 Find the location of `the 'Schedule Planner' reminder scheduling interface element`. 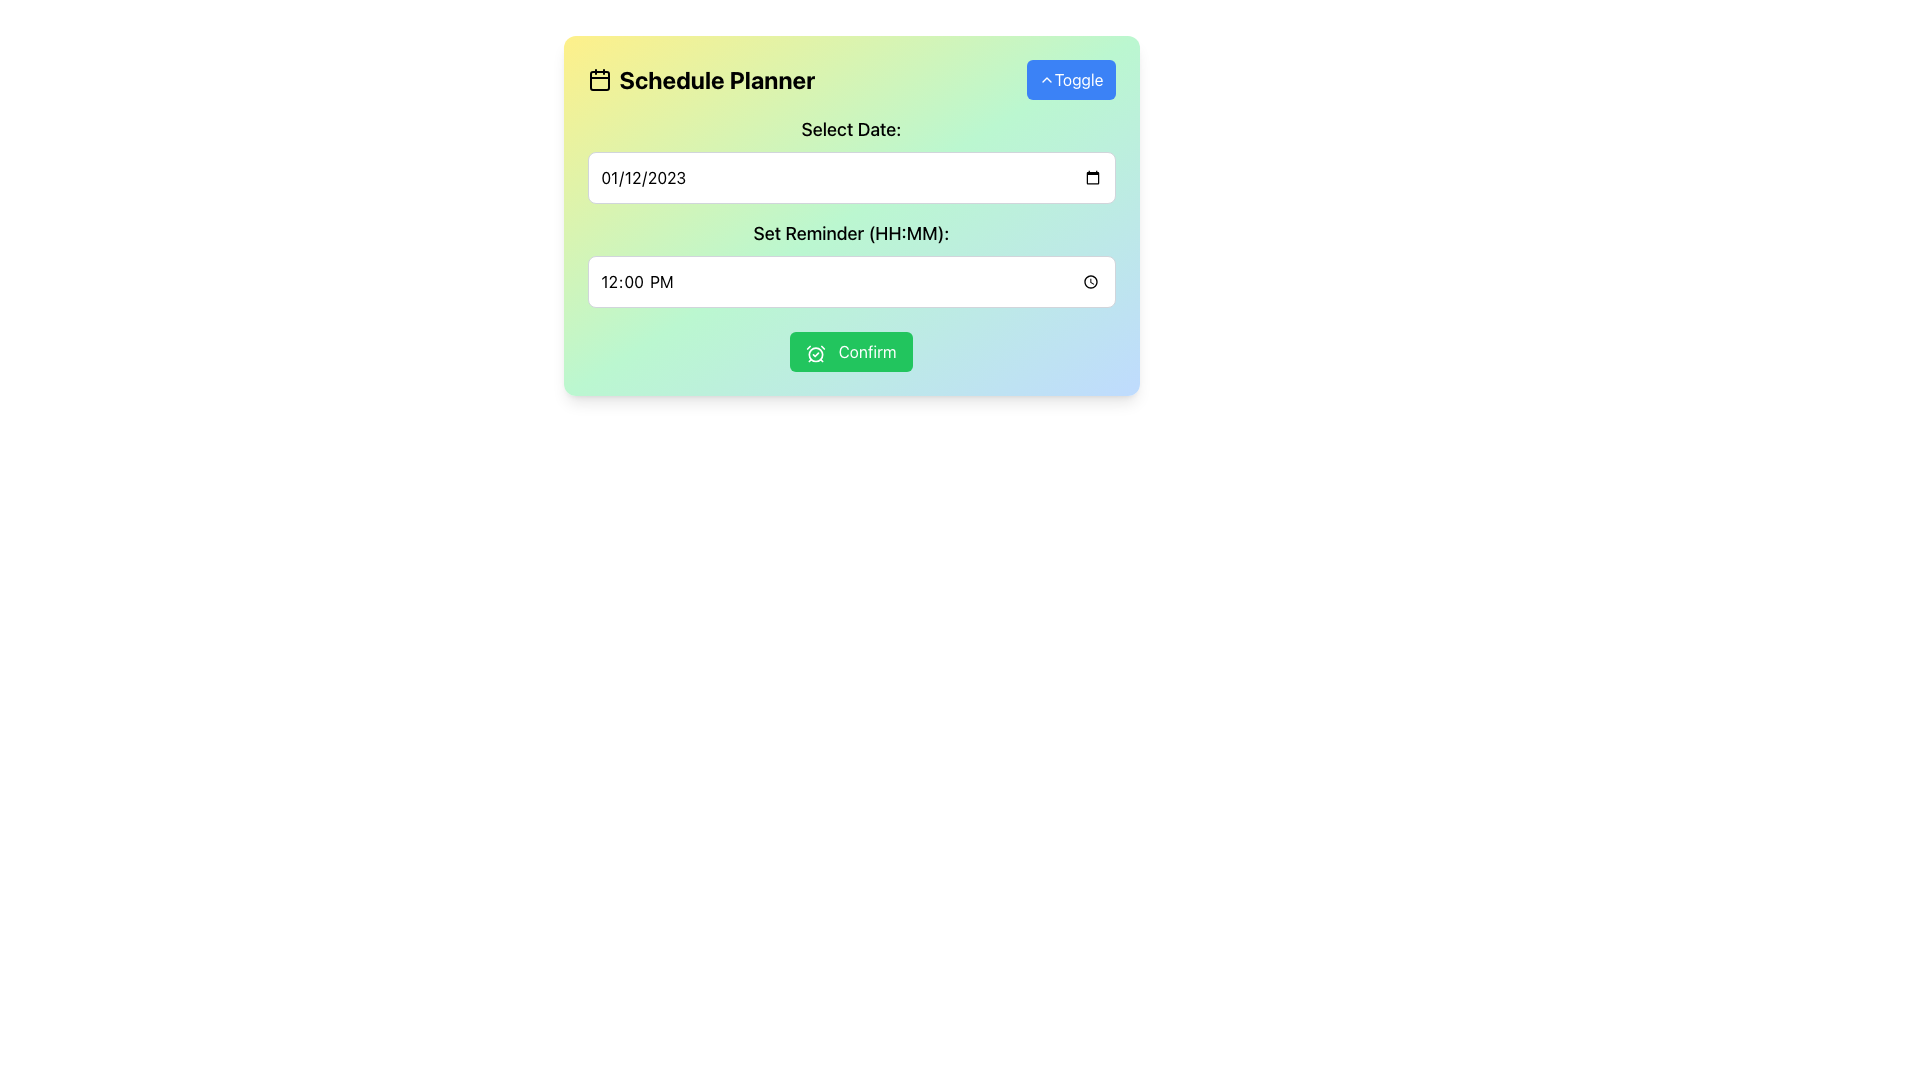

the 'Schedule Planner' reminder scheduling interface element is located at coordinates (851, 216).